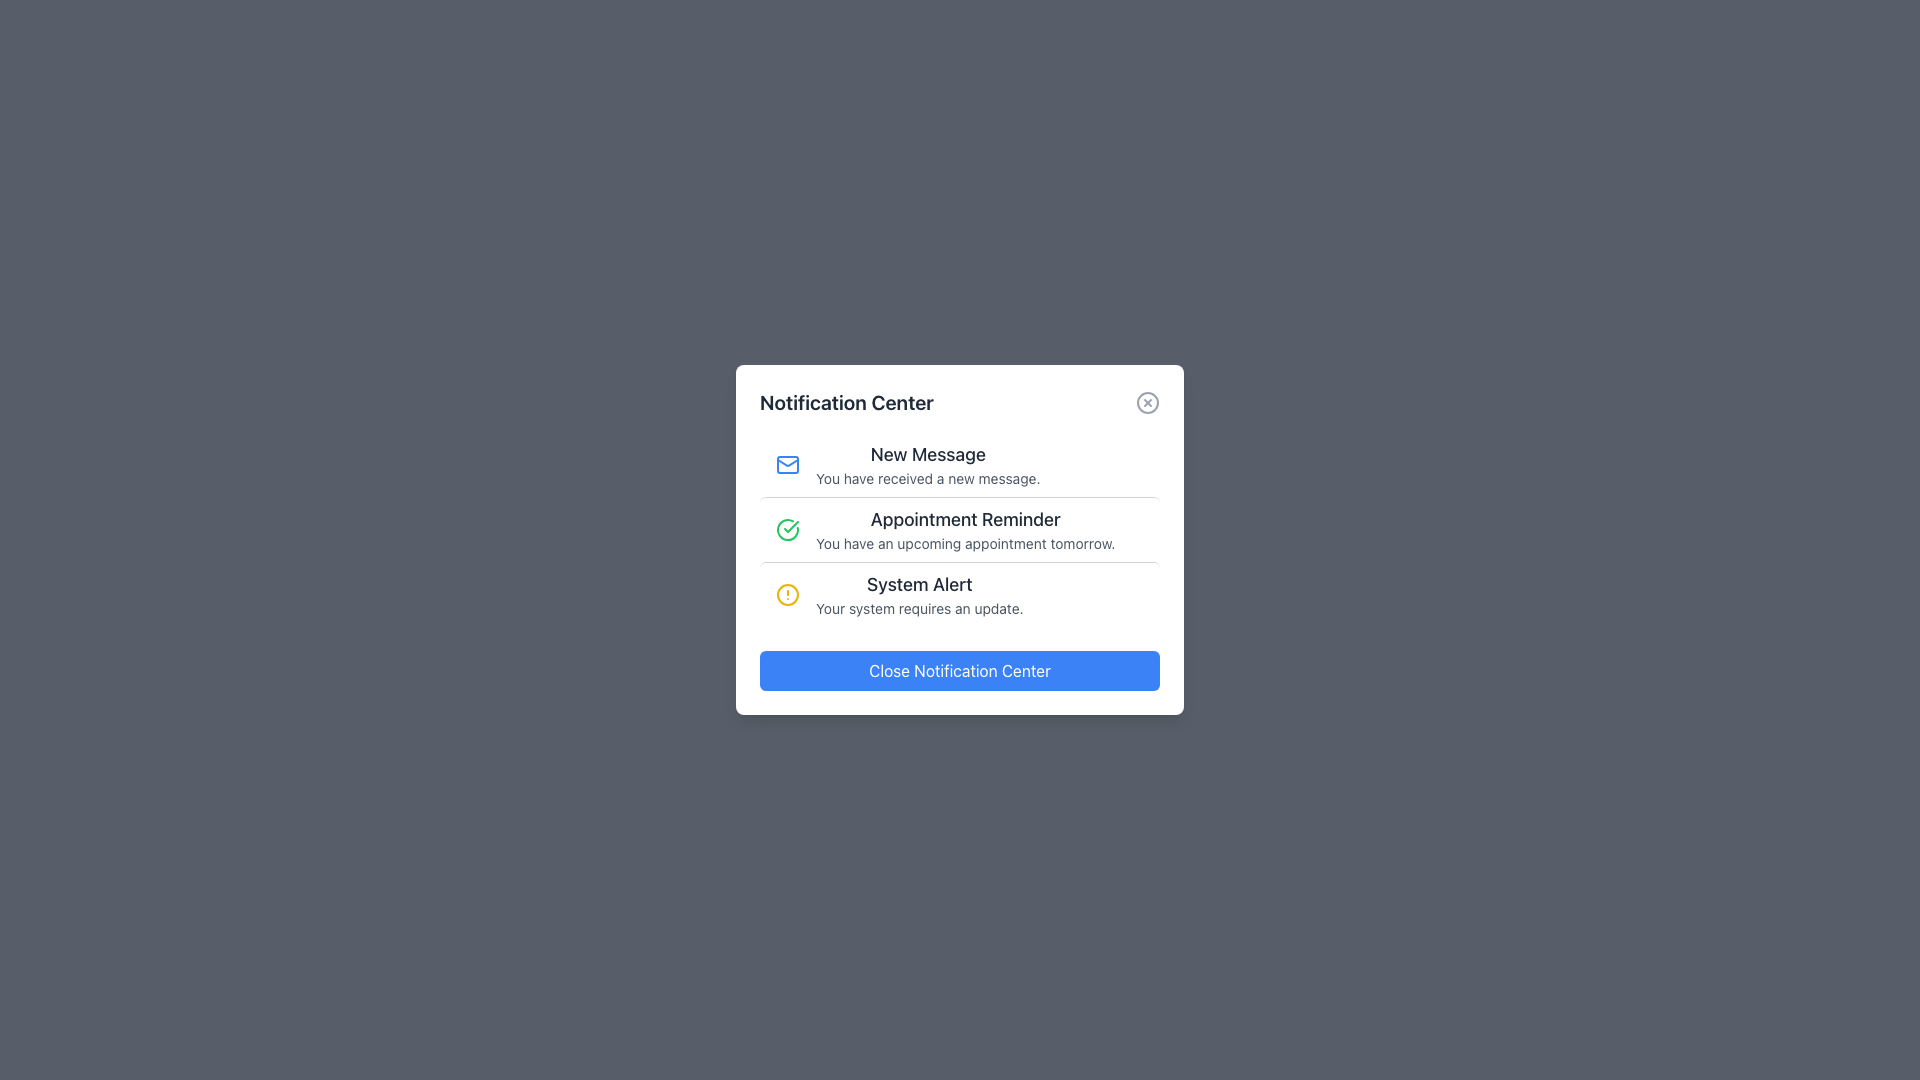 The height and width of the screenshot is (1080, 1920). Describe the element at coordinates (918, 608) in the screenshot. I see `text label that contains the message 'Your system requires an update', which is displayed in gray color below the header 'System Alert' in the notification card` at that location.